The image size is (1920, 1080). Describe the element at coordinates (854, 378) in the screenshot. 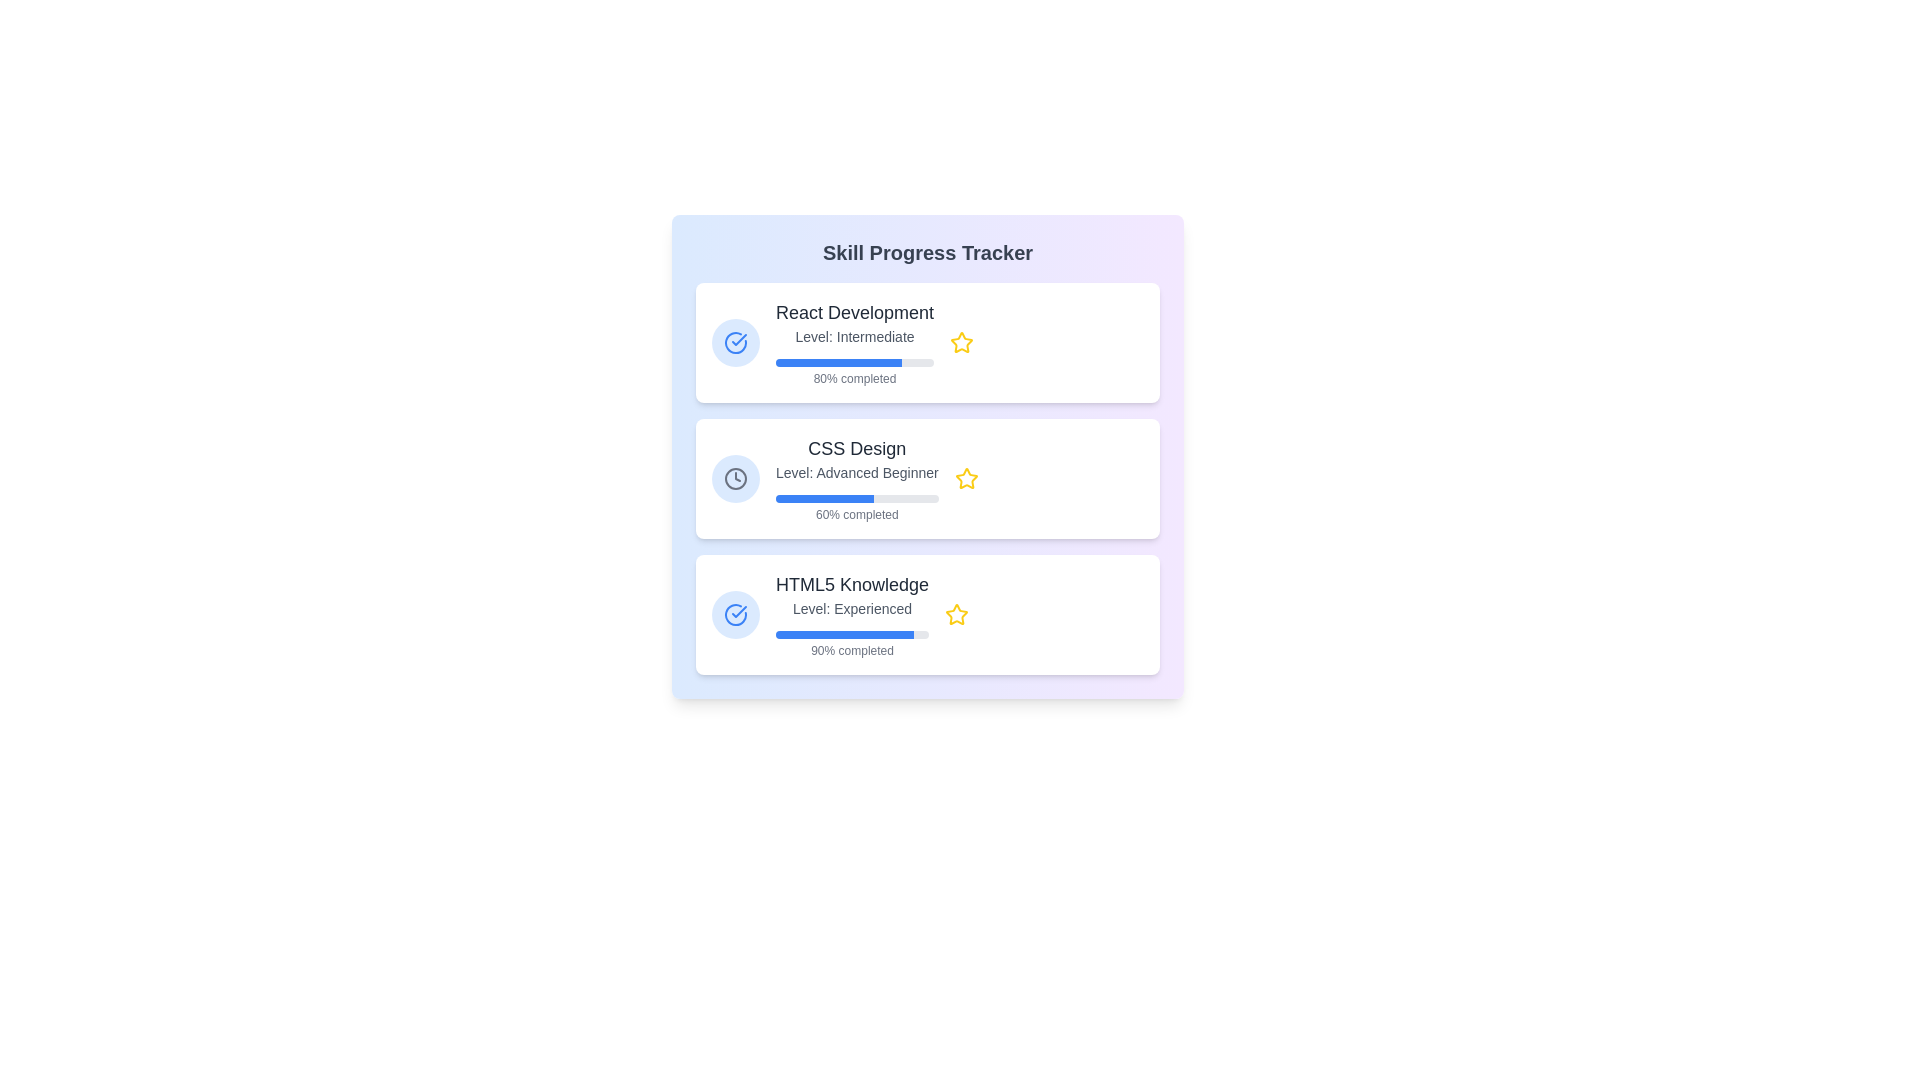

I see `the Text label indicating 80% completion in the 'React Development' progress section, which is located directly underneath the progress bar` at that location.